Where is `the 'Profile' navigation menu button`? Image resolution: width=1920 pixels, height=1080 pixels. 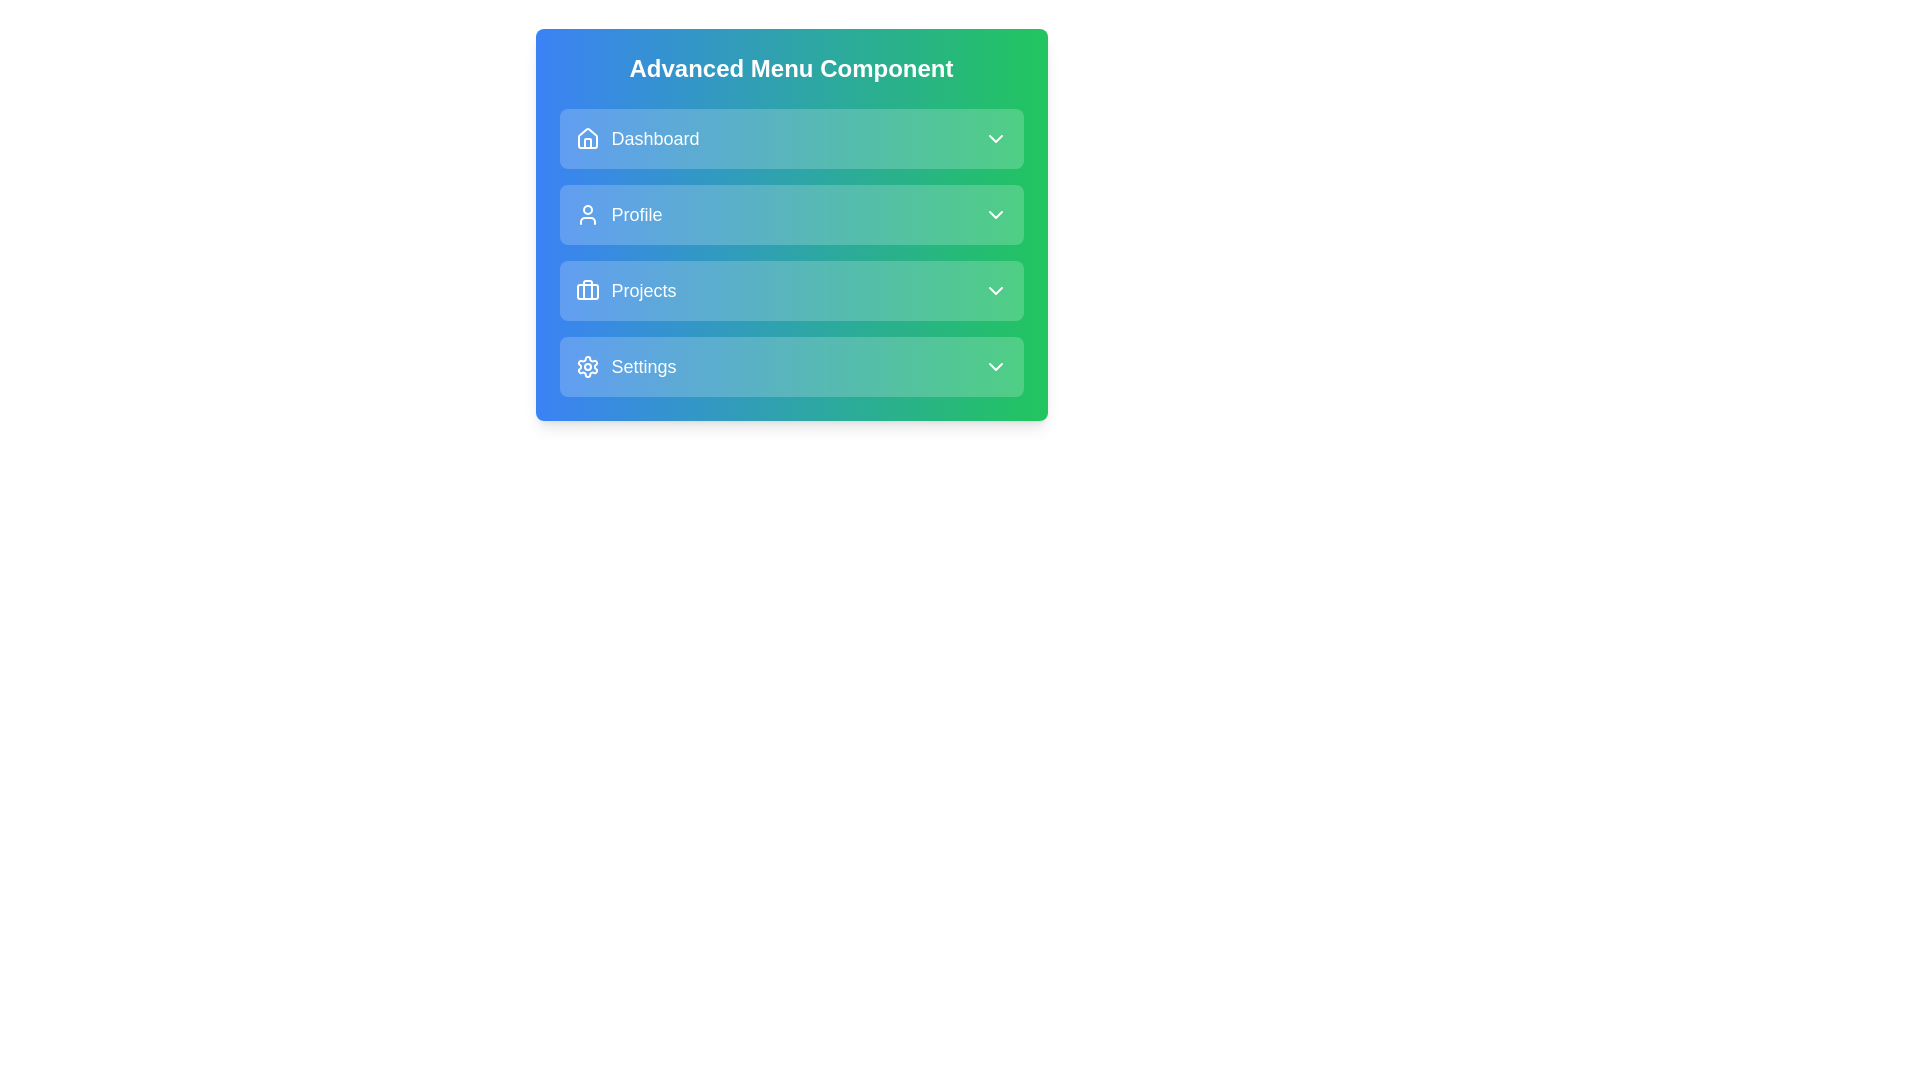
the 'Profile' navigation menu button is located at coordinates (790, 215).